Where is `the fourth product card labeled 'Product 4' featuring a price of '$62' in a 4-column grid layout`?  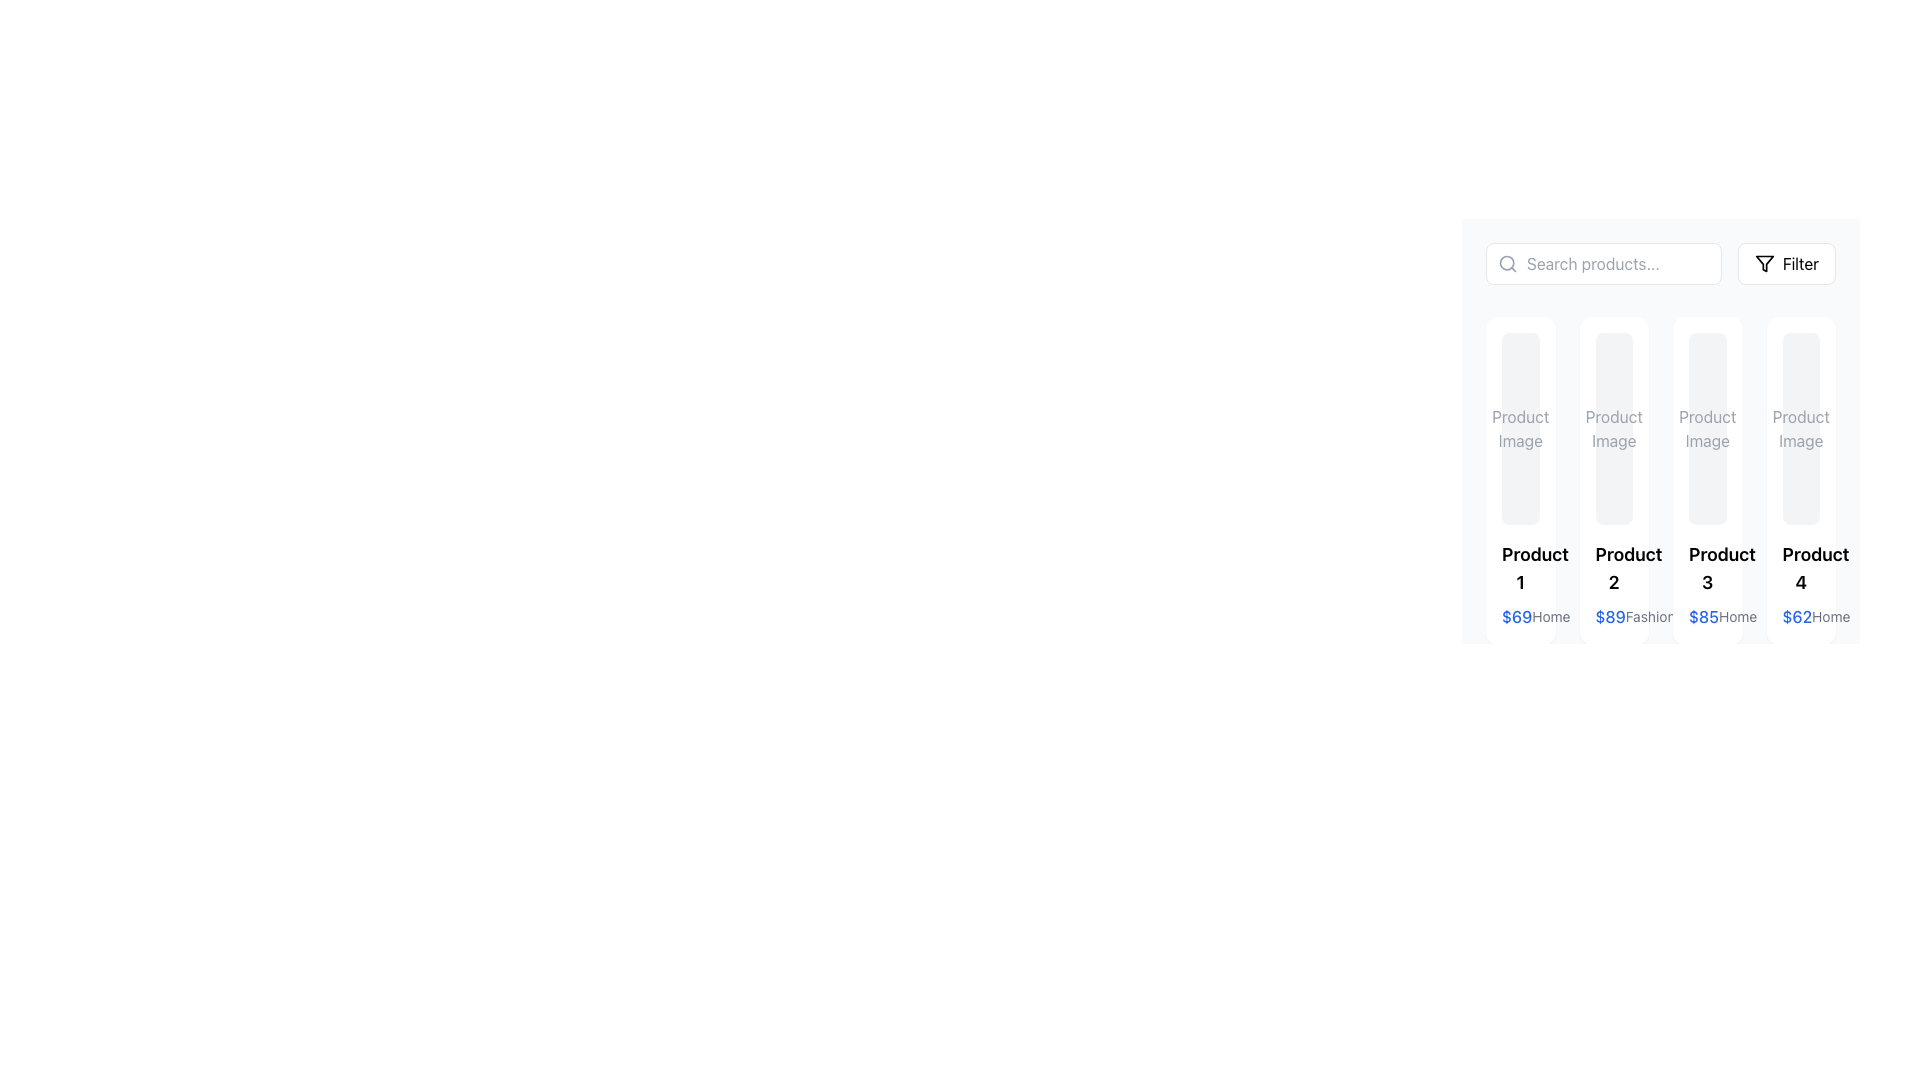 the fourth product card labeled 'Product 4' featuring a price of '$62' in a 4-column grid layout is located at coordinates (1801, 481).